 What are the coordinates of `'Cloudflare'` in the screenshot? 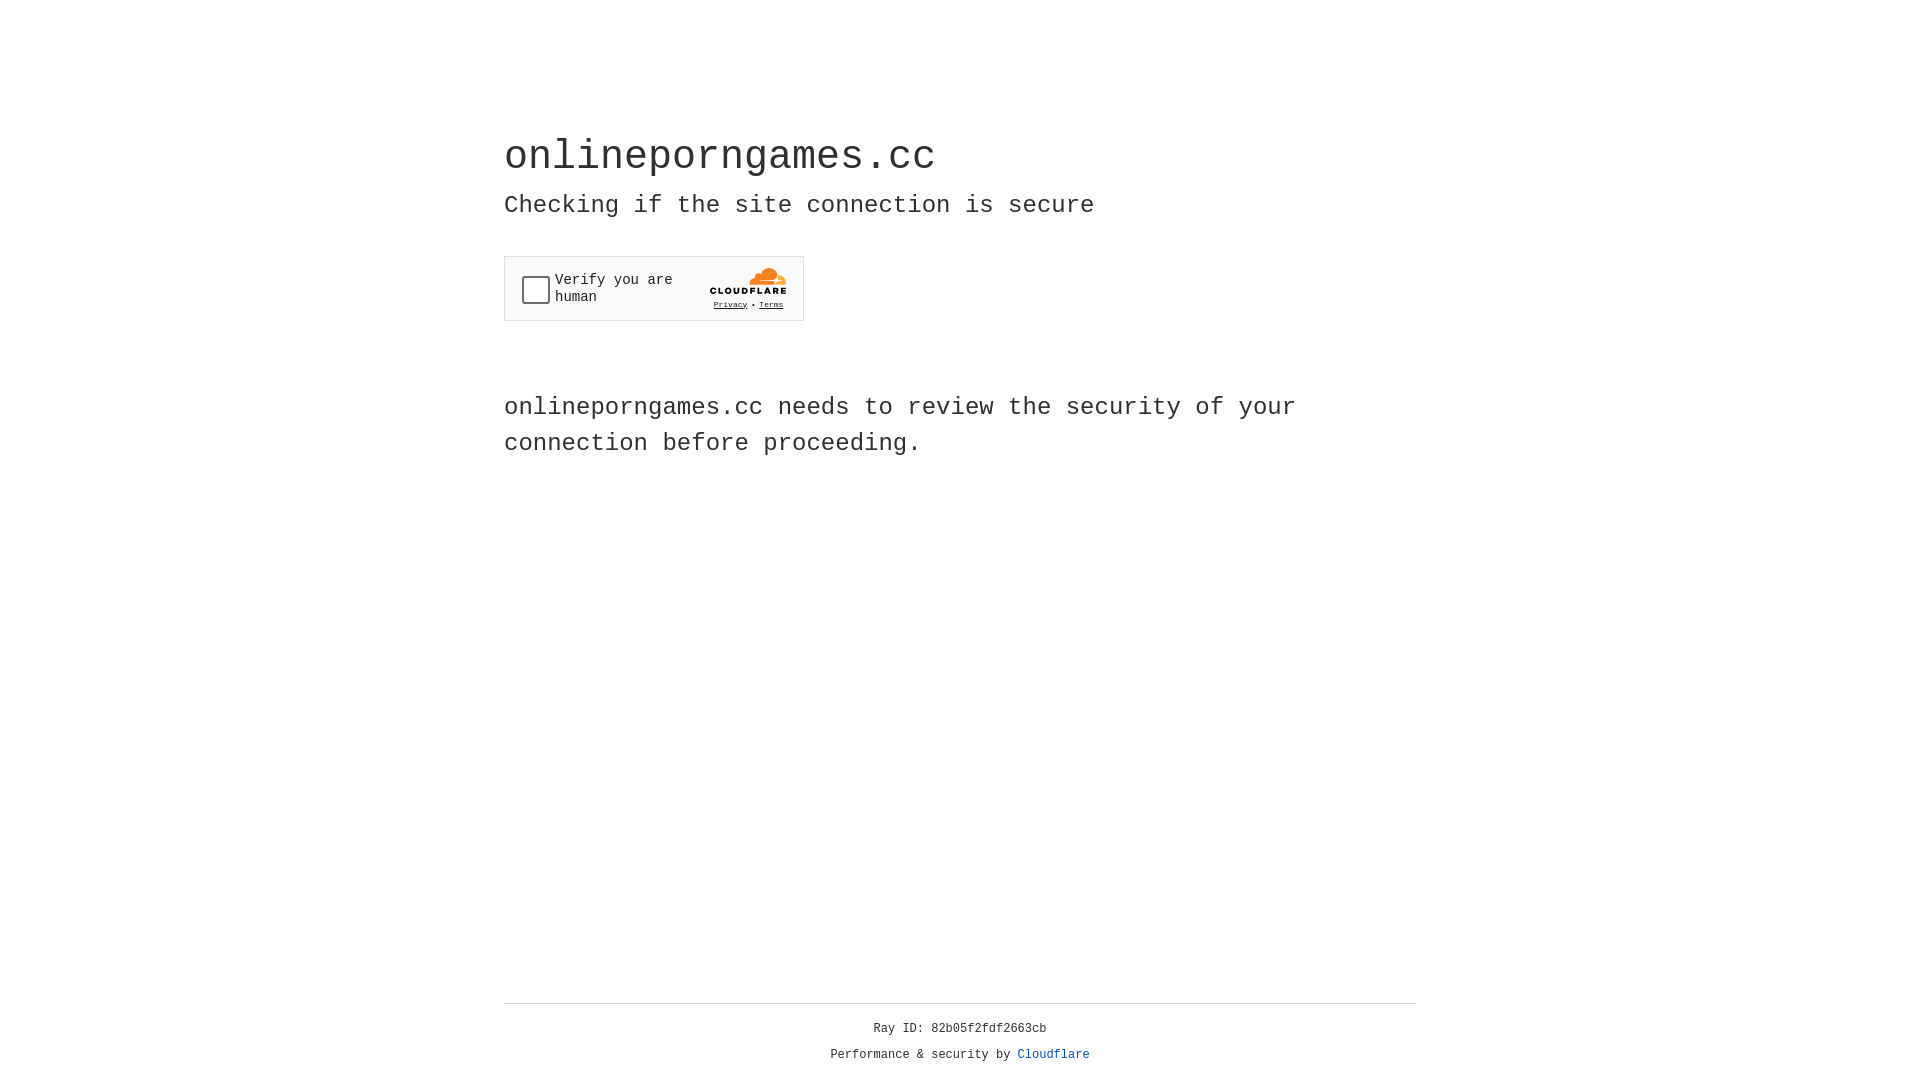 It's located at (1053, 1054).